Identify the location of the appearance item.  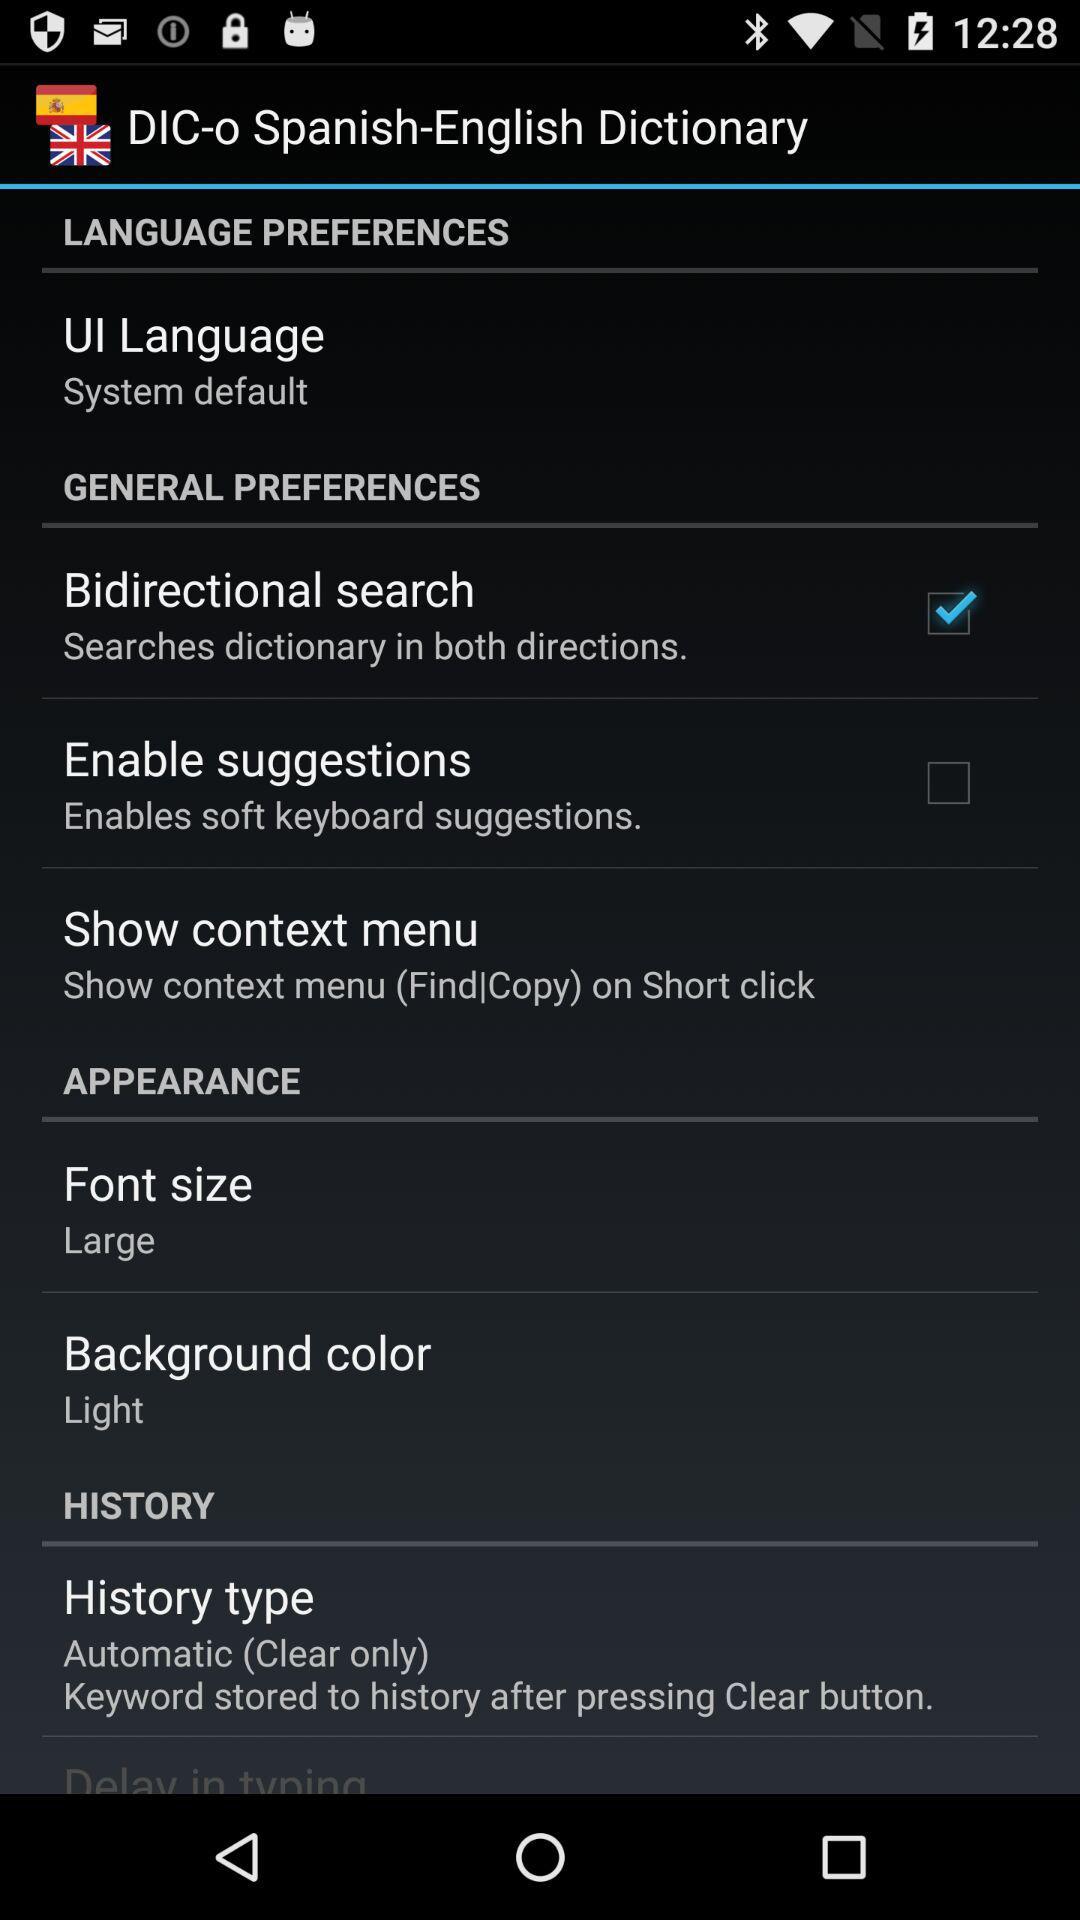
(540, 1079).